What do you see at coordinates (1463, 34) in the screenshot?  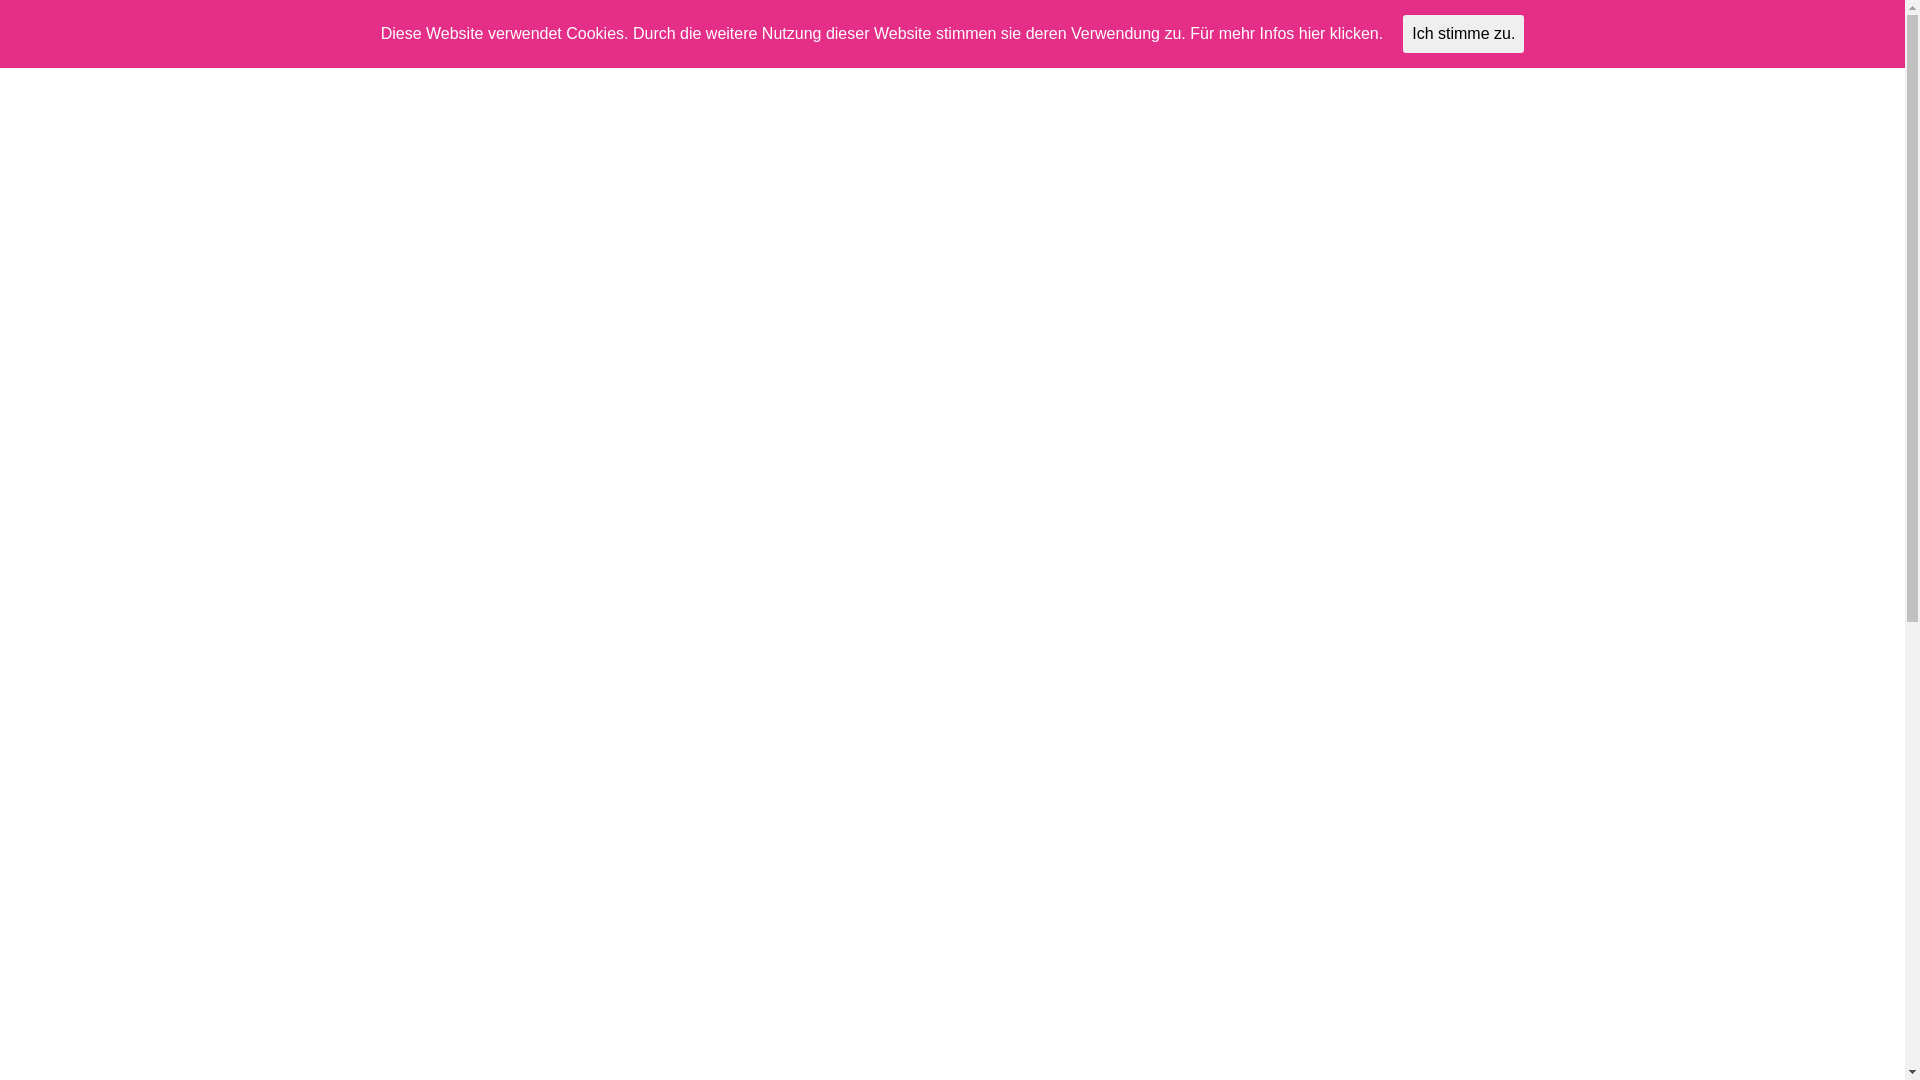 I see `'Ich stimme zu.'` at bounding box center [1463, 34].